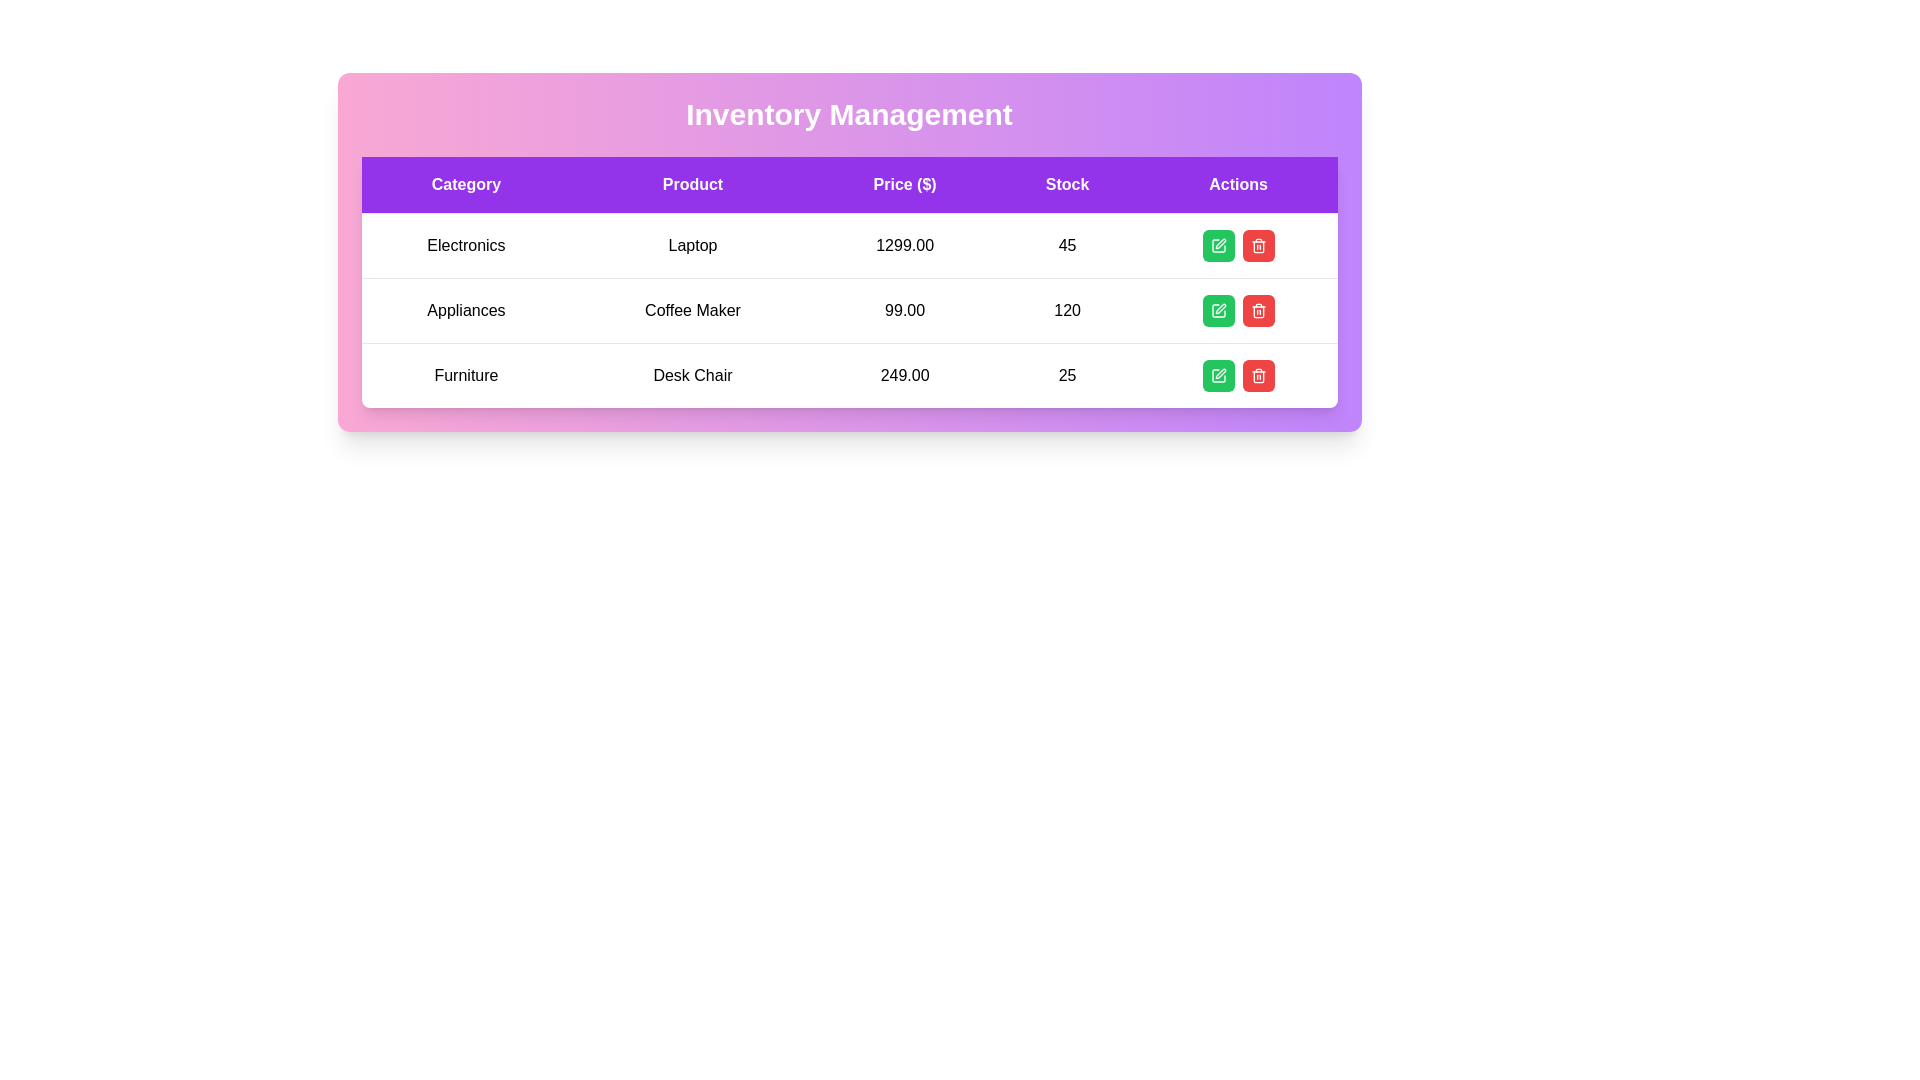 This screenshot has width=1920, height=1080. Describe the element at coordinates (1066, 311) in the screenshot. I see `stock quantity value of the product 'Coffee Maker' located in the 'Stock' column of the inventory management table` at that location.